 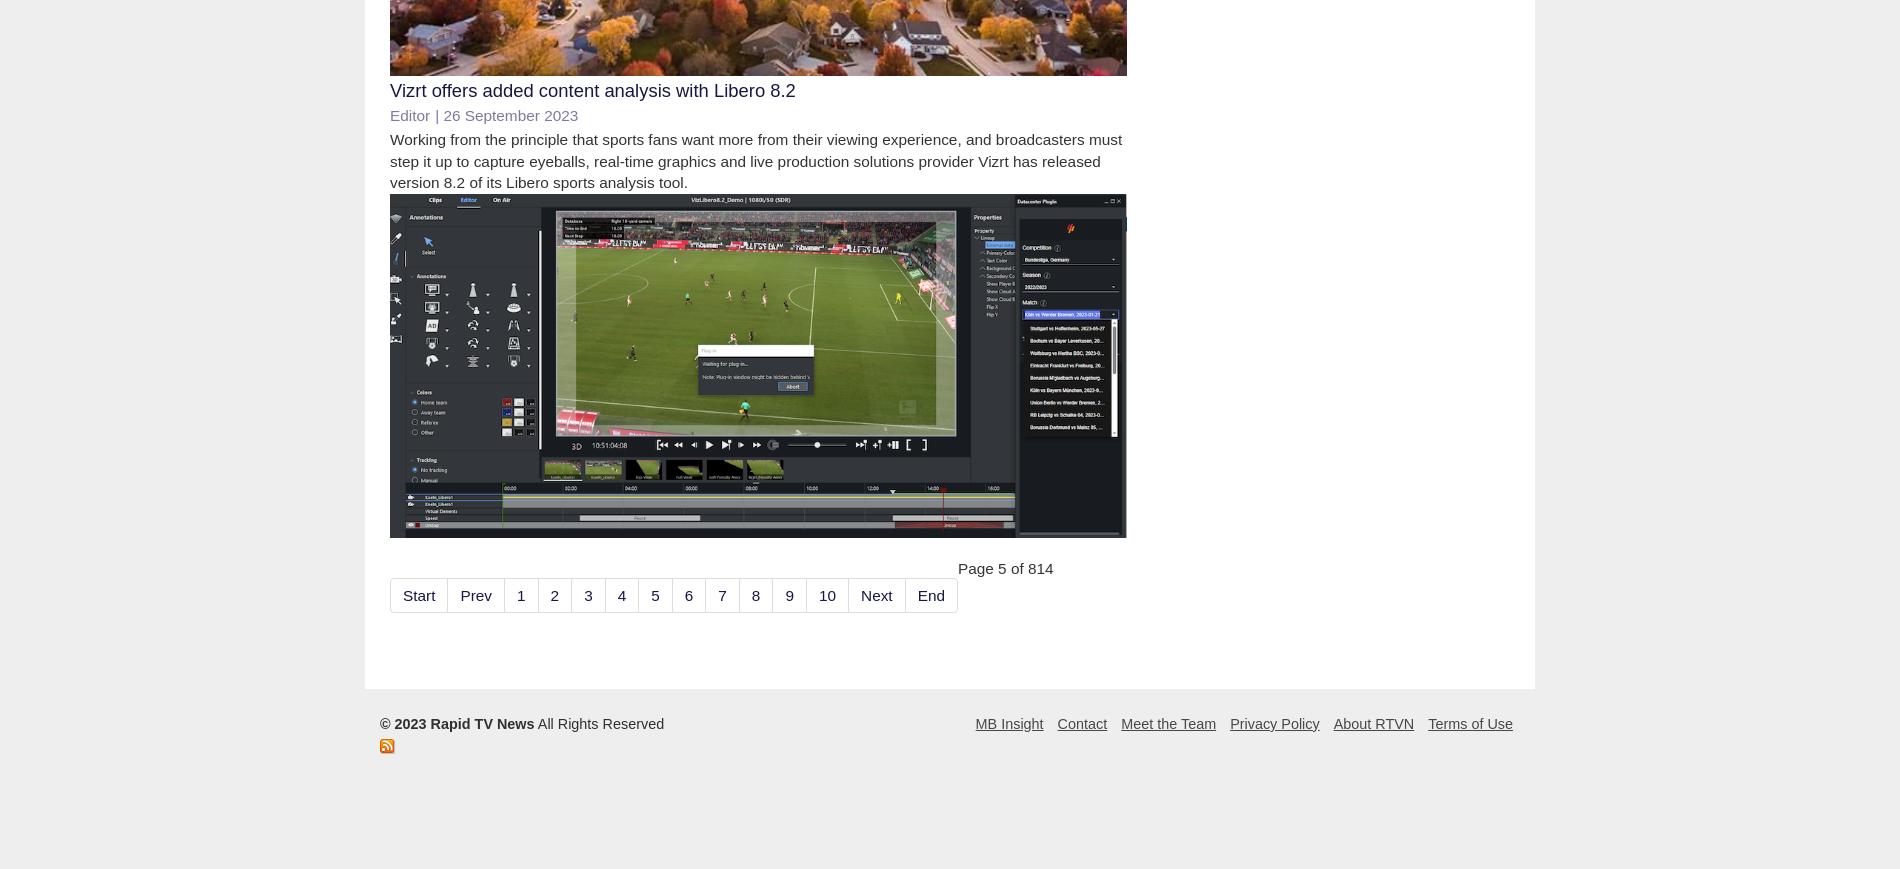 I want to click on 'Working from the principle that sports fans want more from their viewing experience, and broadcasters must step it up to capture eyeballs, real-time graphics and live production solutions provider Vizrt has released version 8.2 of its Libero sports analysis tool.', so click(x=755, y=160).